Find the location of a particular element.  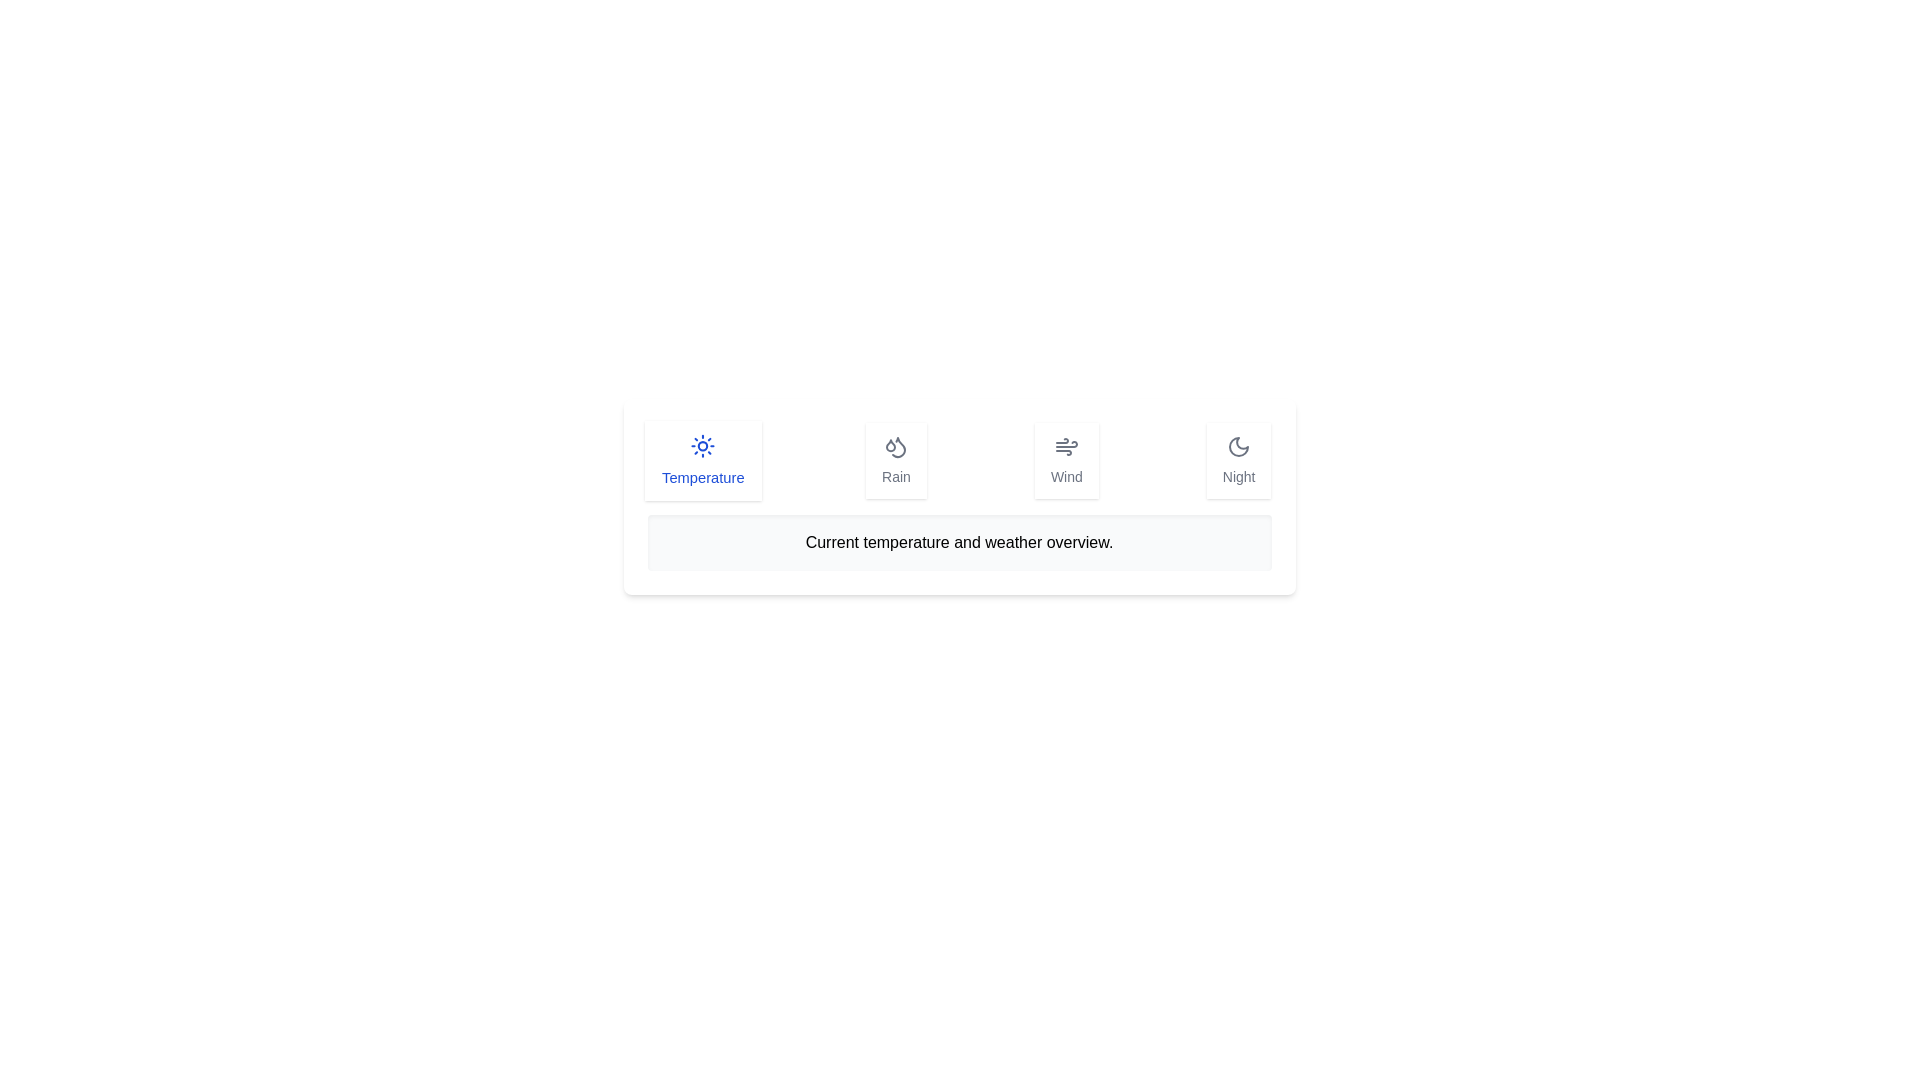

the 'Rain' label, which is styled with a medium-sized font weight in a muted color scheme and is located at the center of the second icon group, positioned between the 'Temperature' and 'Wind' groups is located at coordinates (895, 477).